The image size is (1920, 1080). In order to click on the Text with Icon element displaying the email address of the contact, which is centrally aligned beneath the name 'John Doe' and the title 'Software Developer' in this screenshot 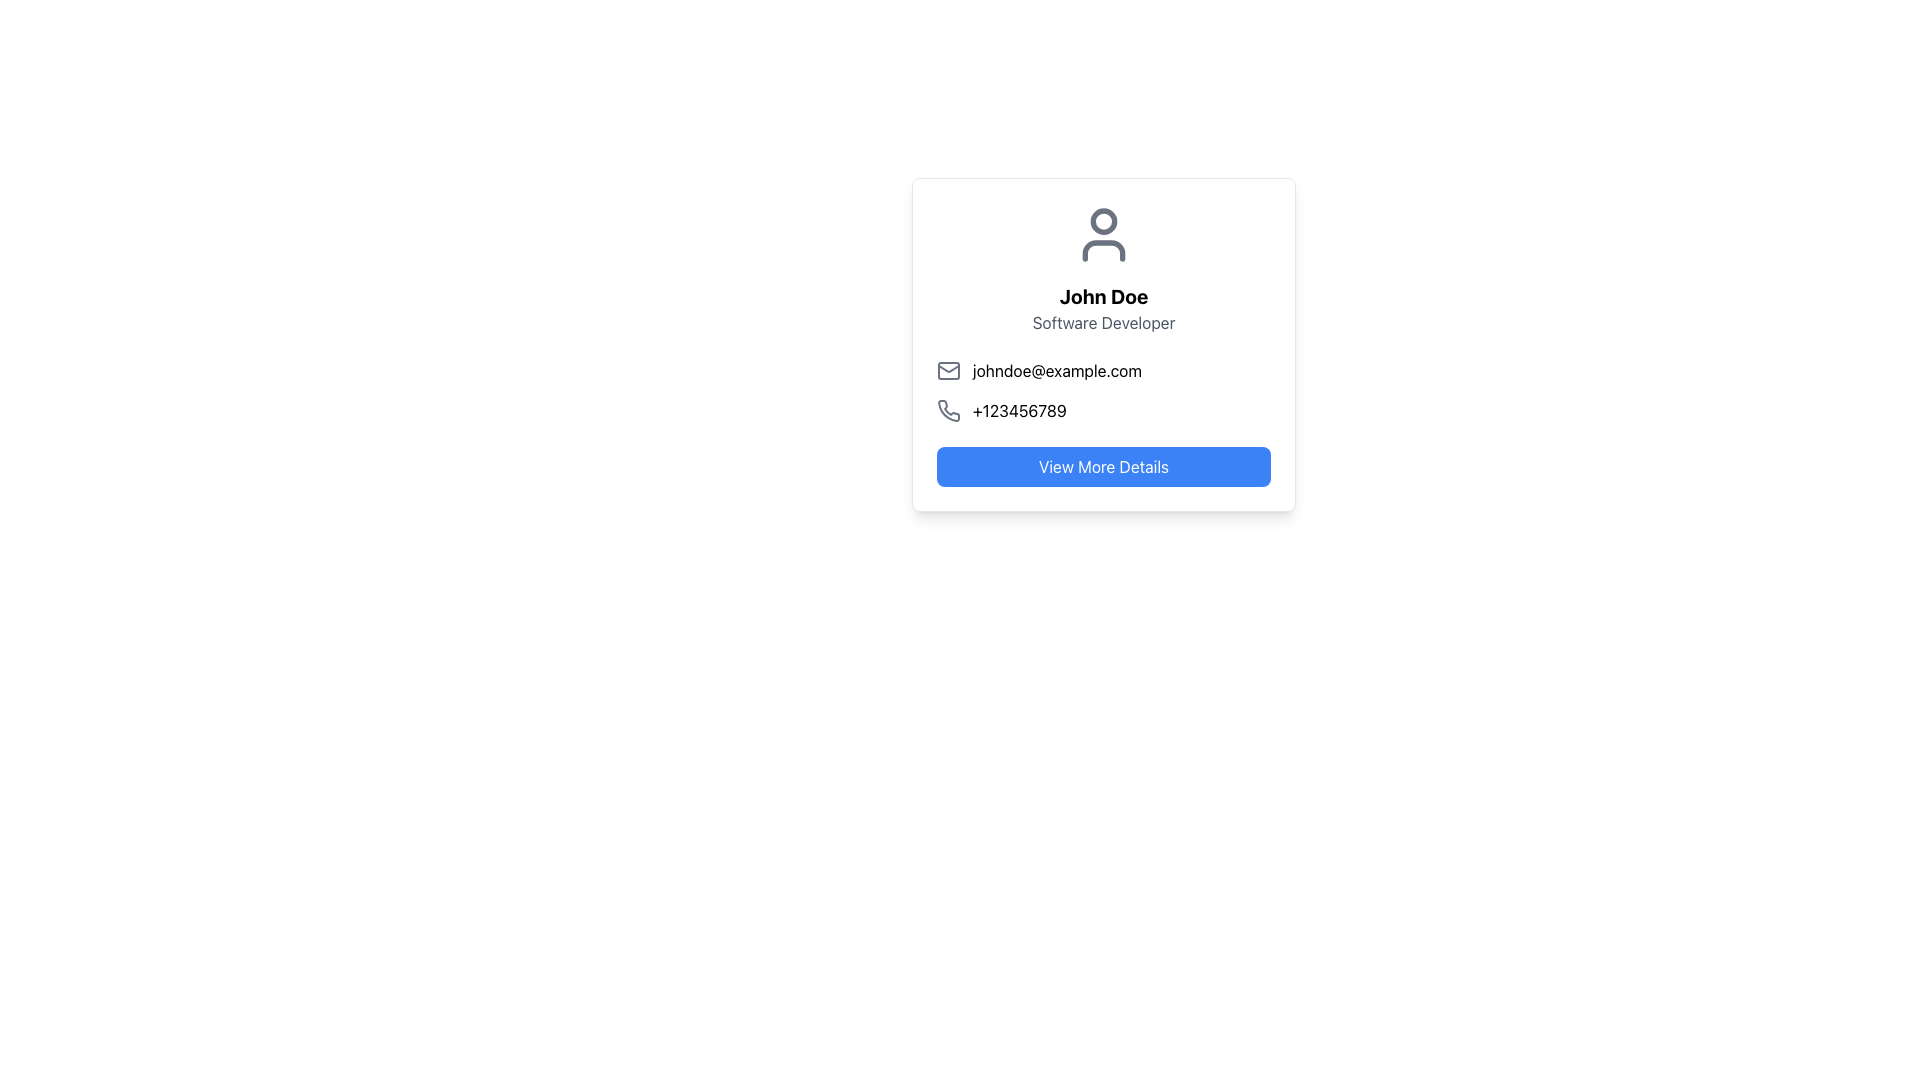, I will do `click(1103, 370)`.